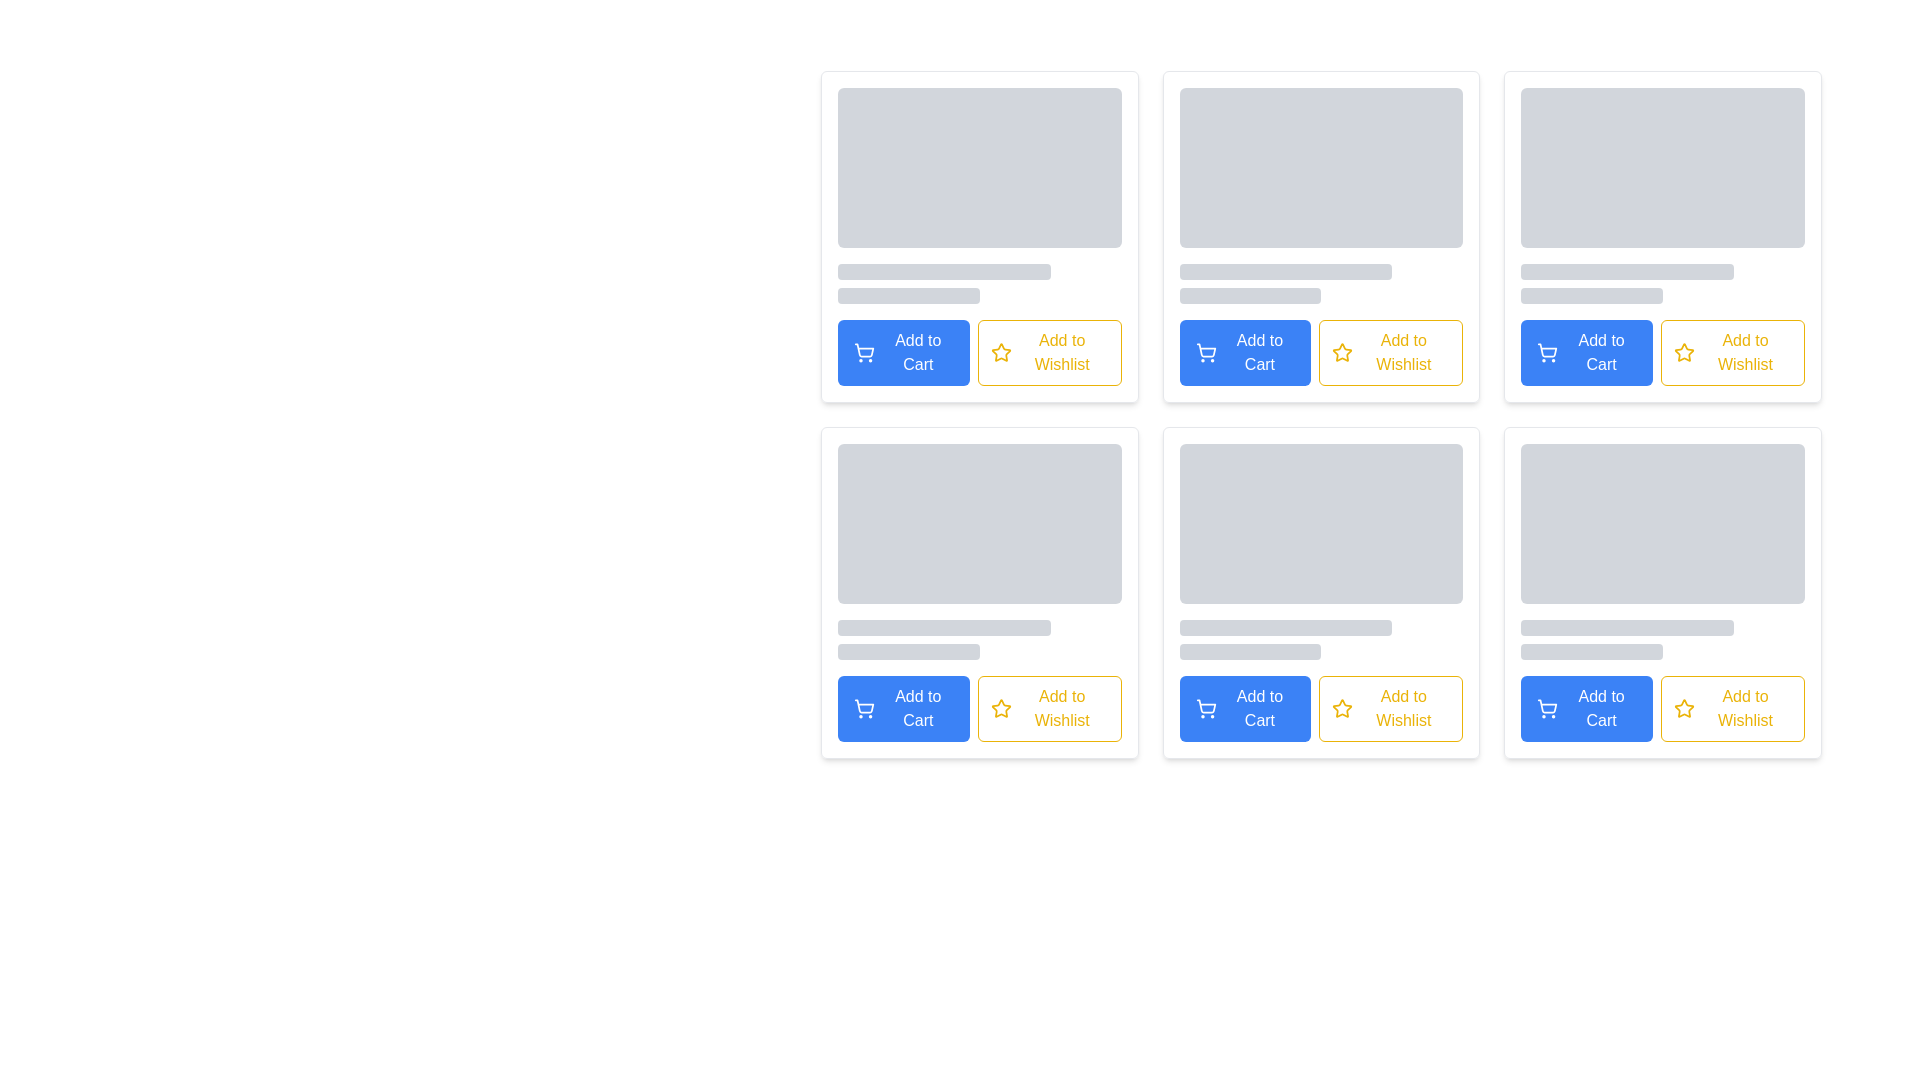  I want to click on the 'Add to Cart' button located in the first row, second column of the product grid layout, so click(1244, 352).